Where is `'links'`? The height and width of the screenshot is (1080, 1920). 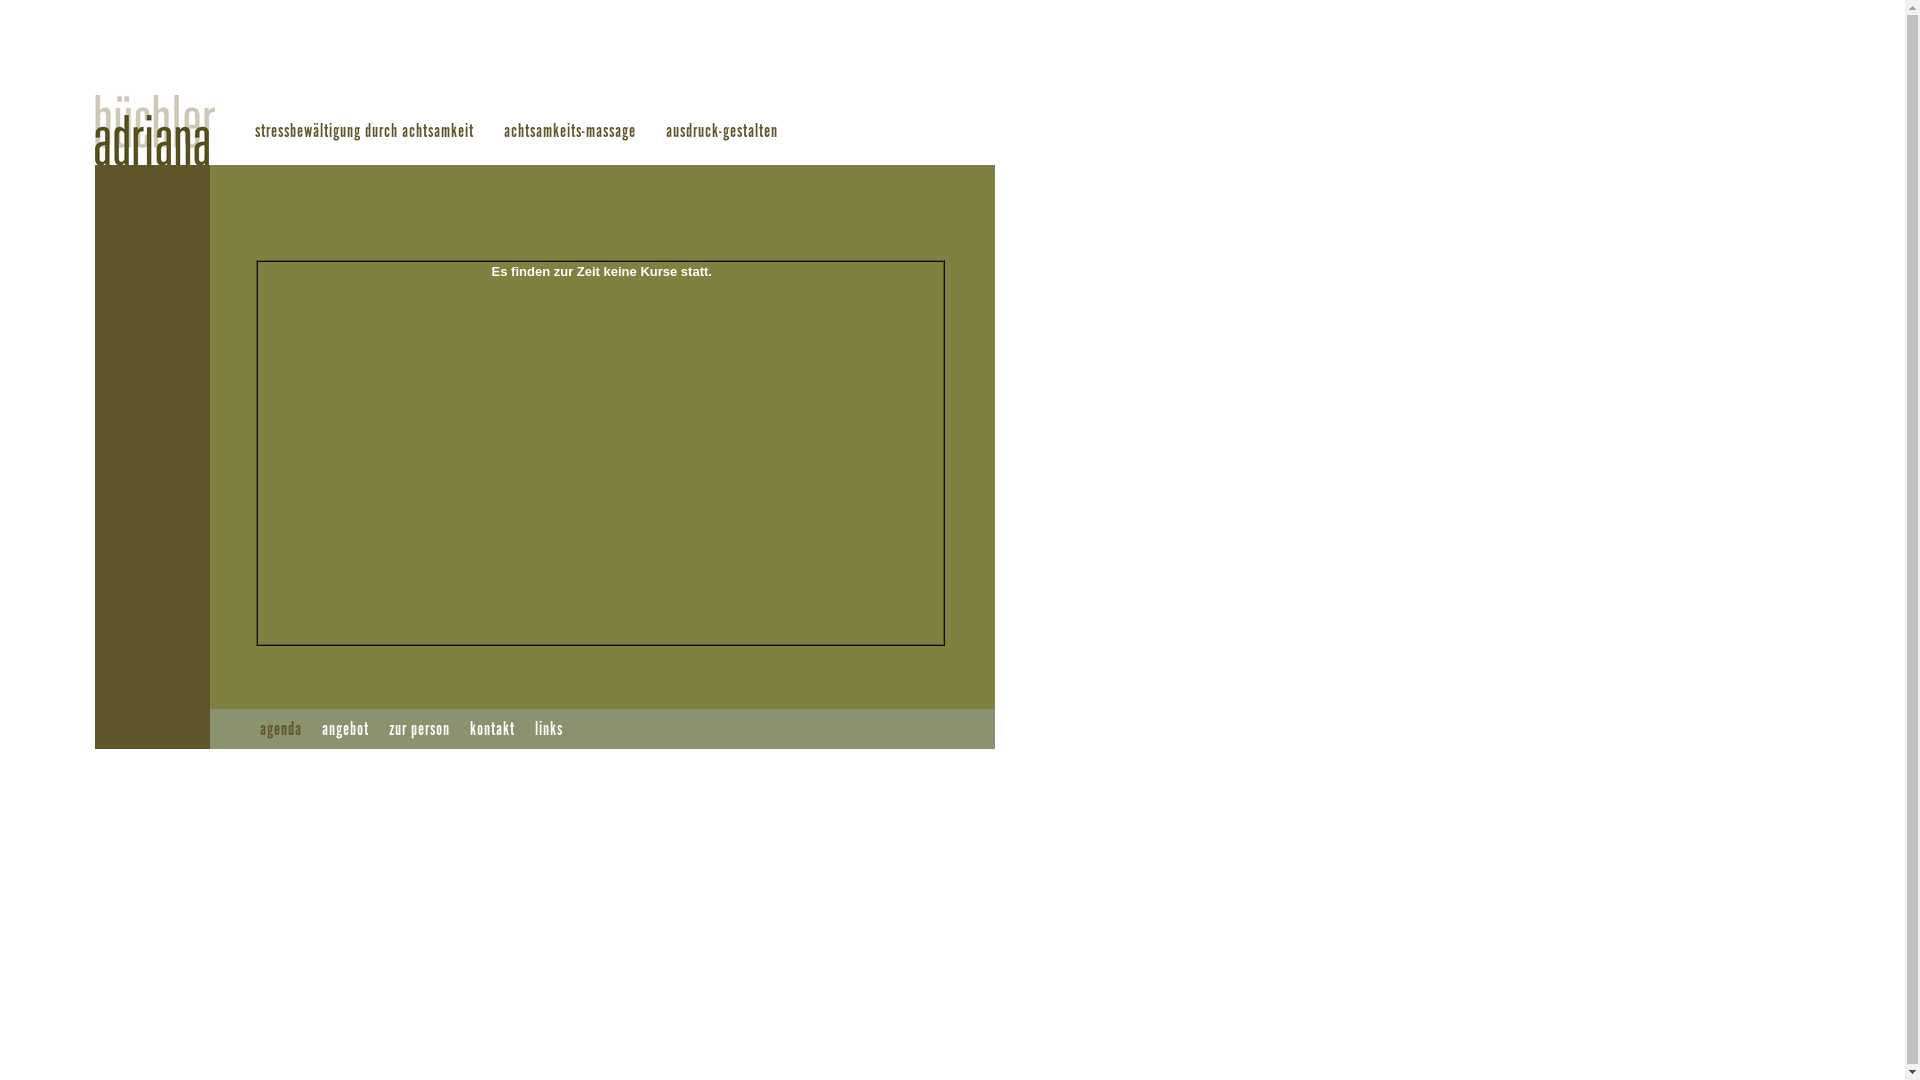
'links' is located at coordinates (548, 729).